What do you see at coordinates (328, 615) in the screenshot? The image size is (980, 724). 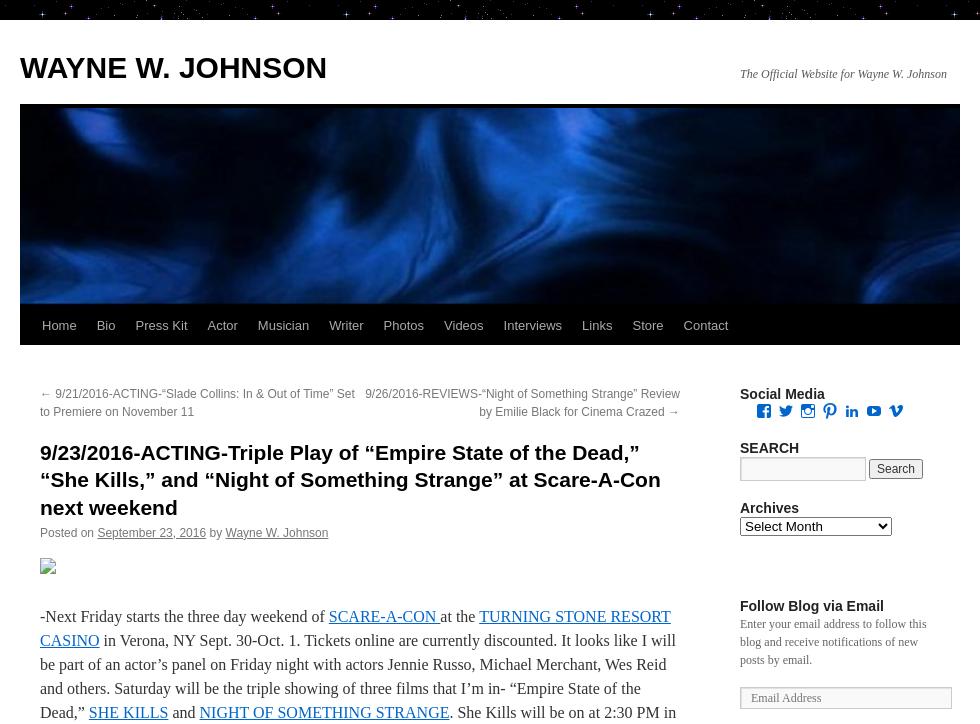 I see `'SCARE-A-CON'` at bounding box center [328, 615].